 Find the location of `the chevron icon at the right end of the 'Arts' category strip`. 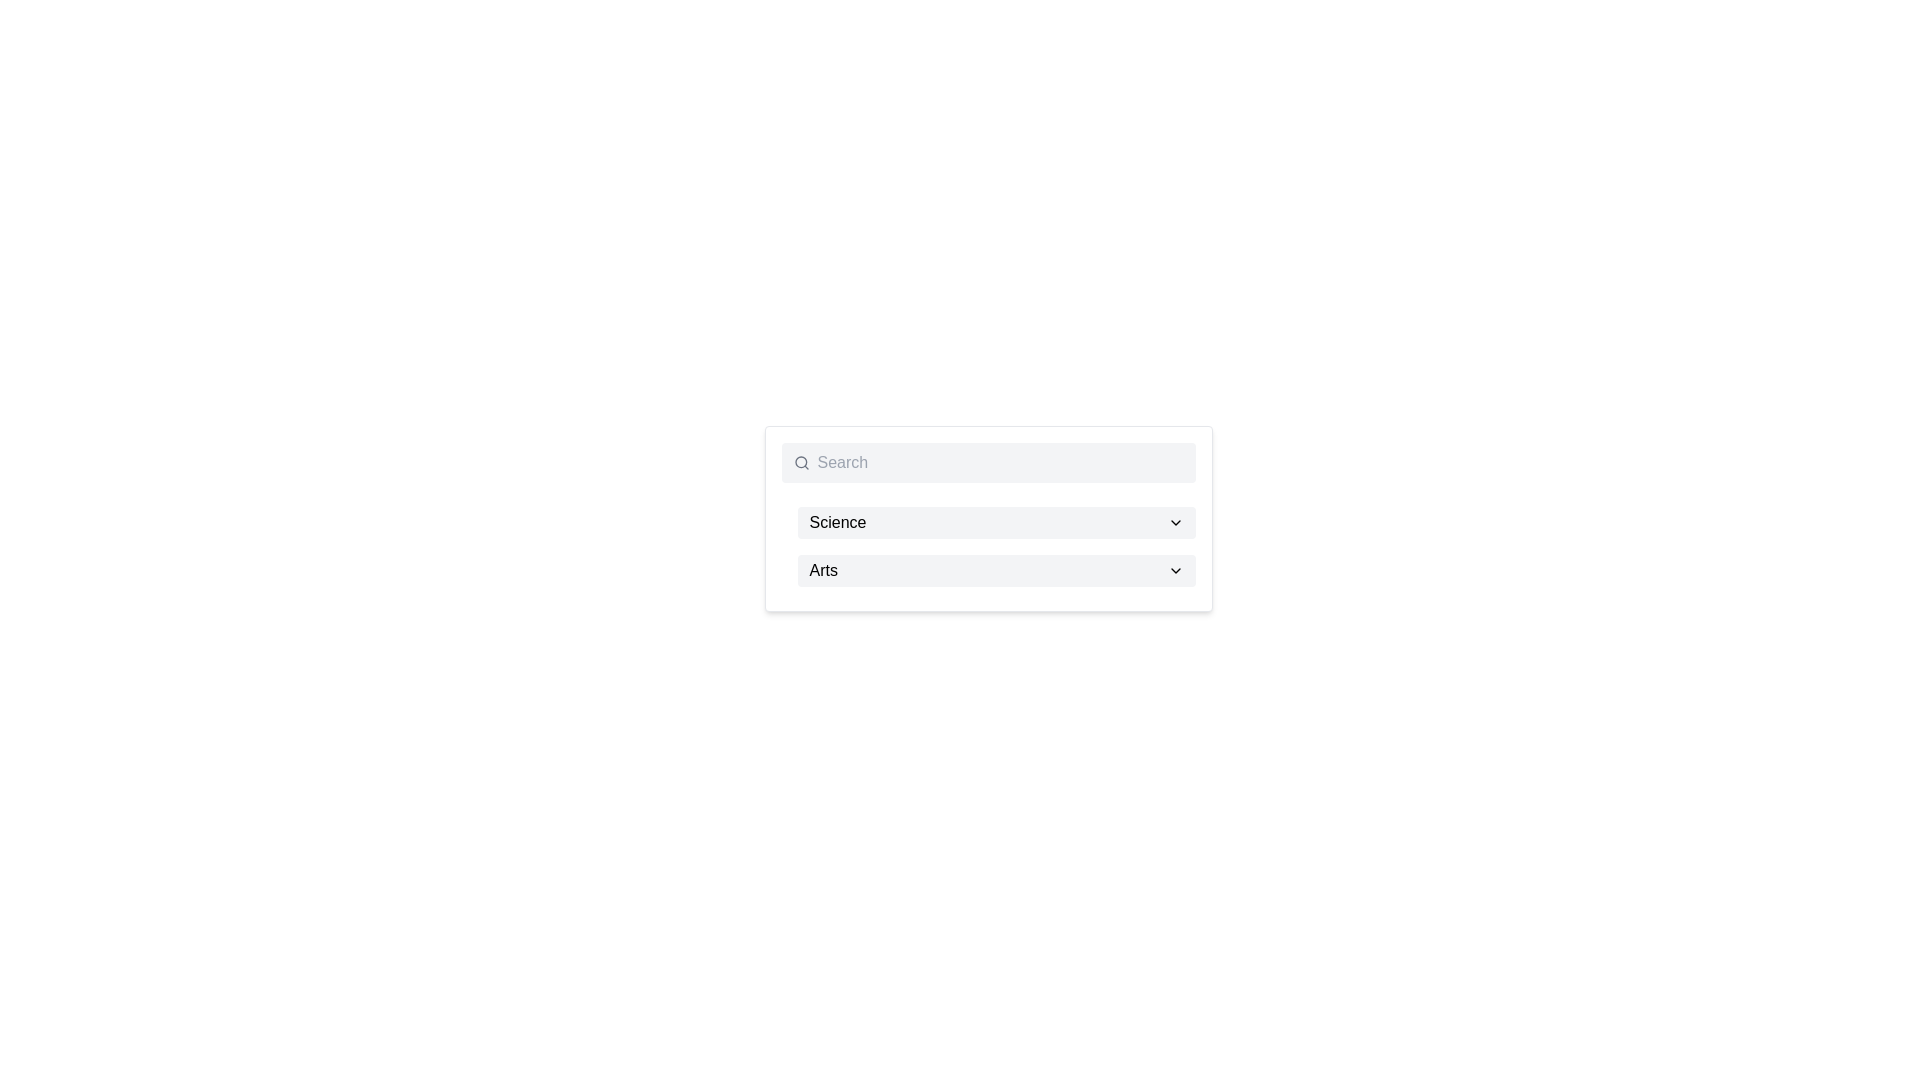

the chevron icon at the right end of the 'Arts' category strip is located at coordinates (1175, 570).